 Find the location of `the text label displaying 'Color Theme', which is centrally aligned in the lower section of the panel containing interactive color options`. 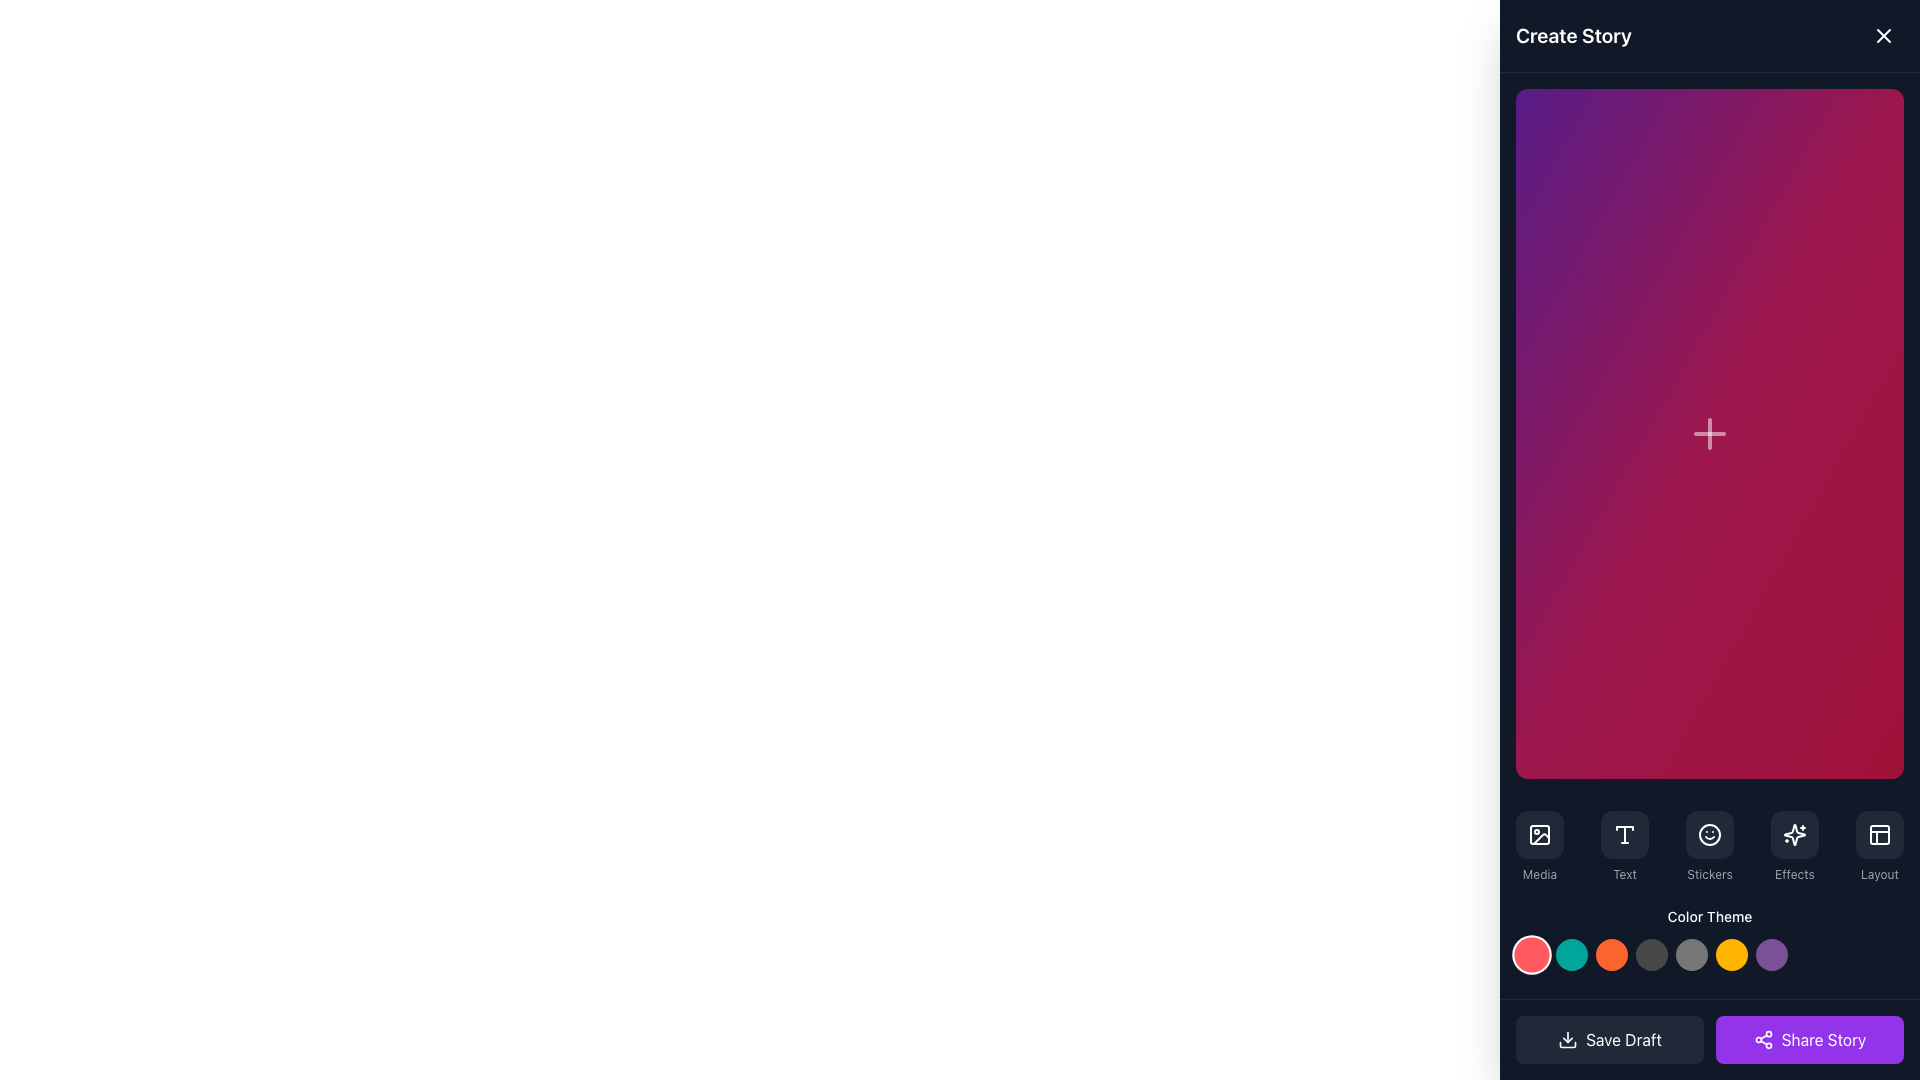

the text label displaying 'Color Theme', which is centrally aligned in the lower section of the panel containing interactive color options is located at coordinates (1708, 915).